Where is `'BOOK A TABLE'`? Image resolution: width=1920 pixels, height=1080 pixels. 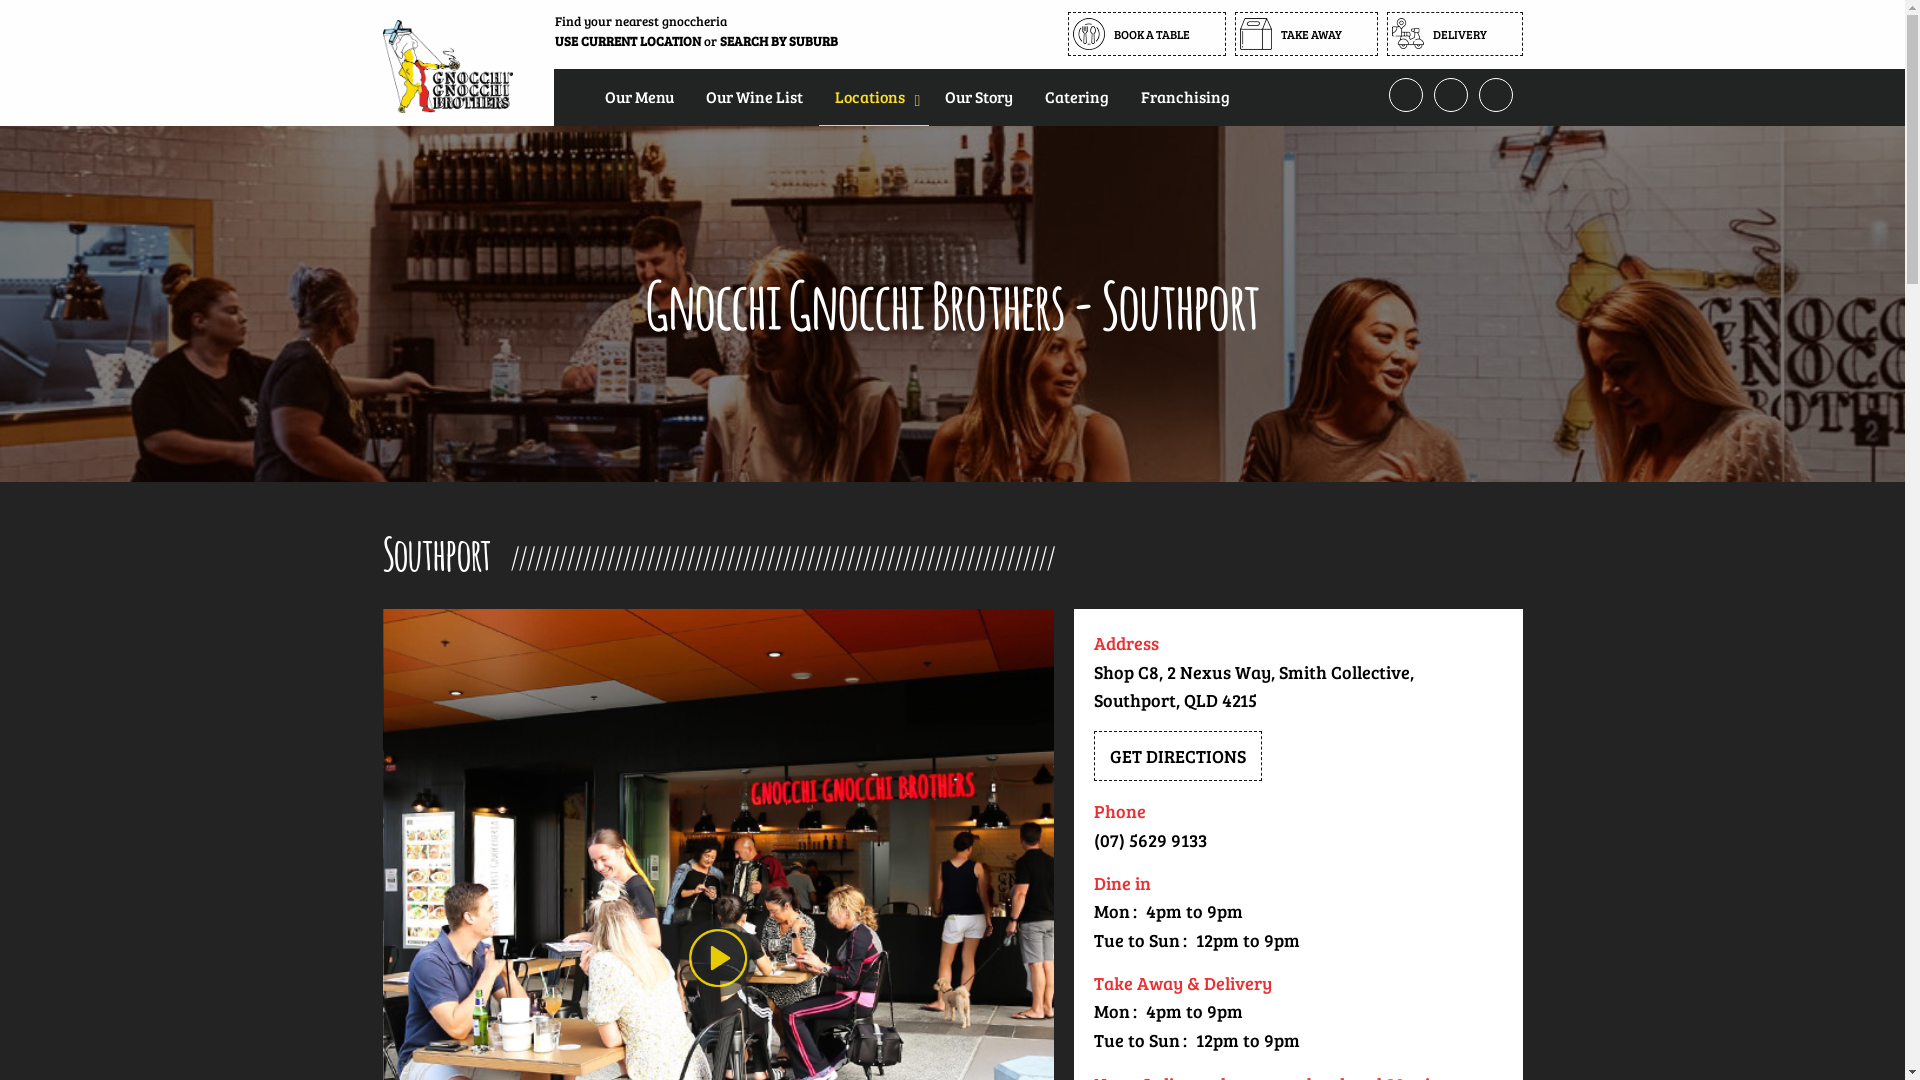 'BOOK A TABLE' is located at coordinates (1067, 34).